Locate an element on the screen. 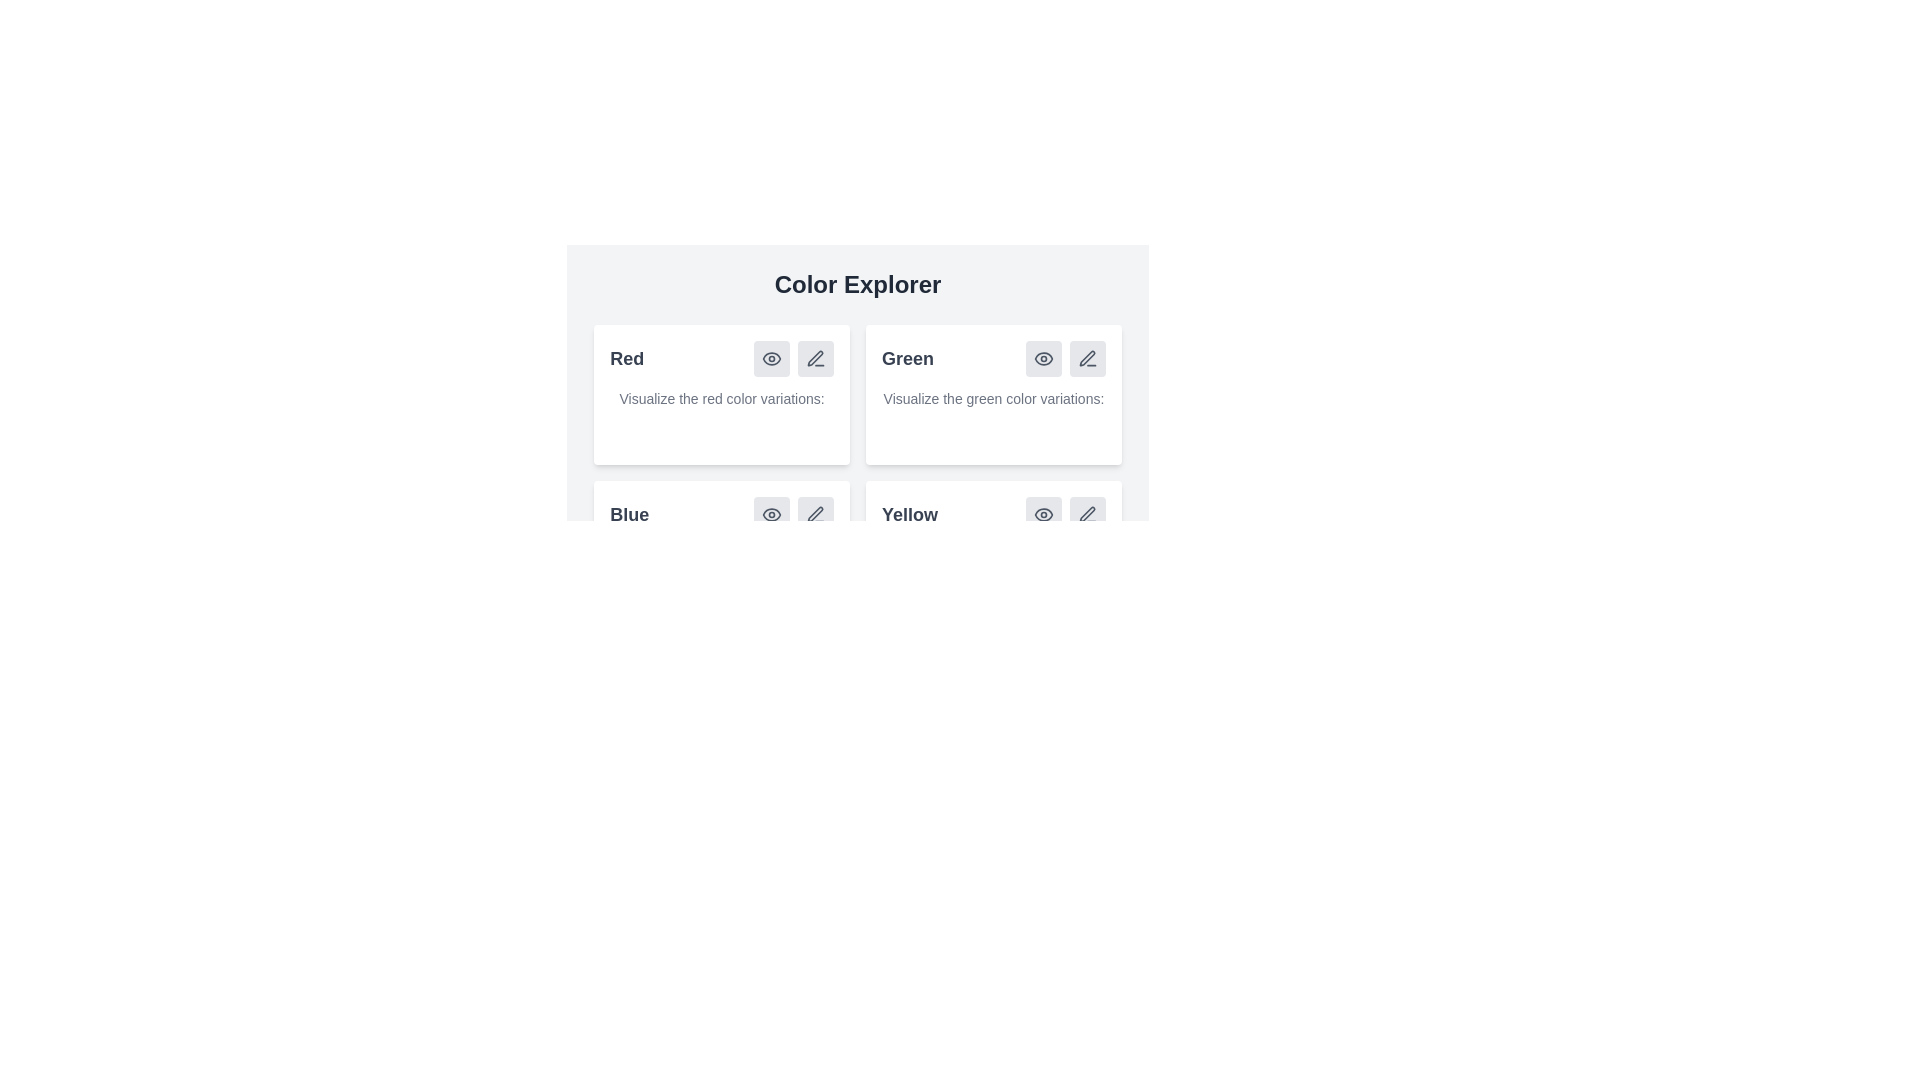 The image size is (1920, 1080). the pen icon in the Interactive Icon Group located in the upper-right corner of the 'Green' card is located at coordinates (1064, 357).